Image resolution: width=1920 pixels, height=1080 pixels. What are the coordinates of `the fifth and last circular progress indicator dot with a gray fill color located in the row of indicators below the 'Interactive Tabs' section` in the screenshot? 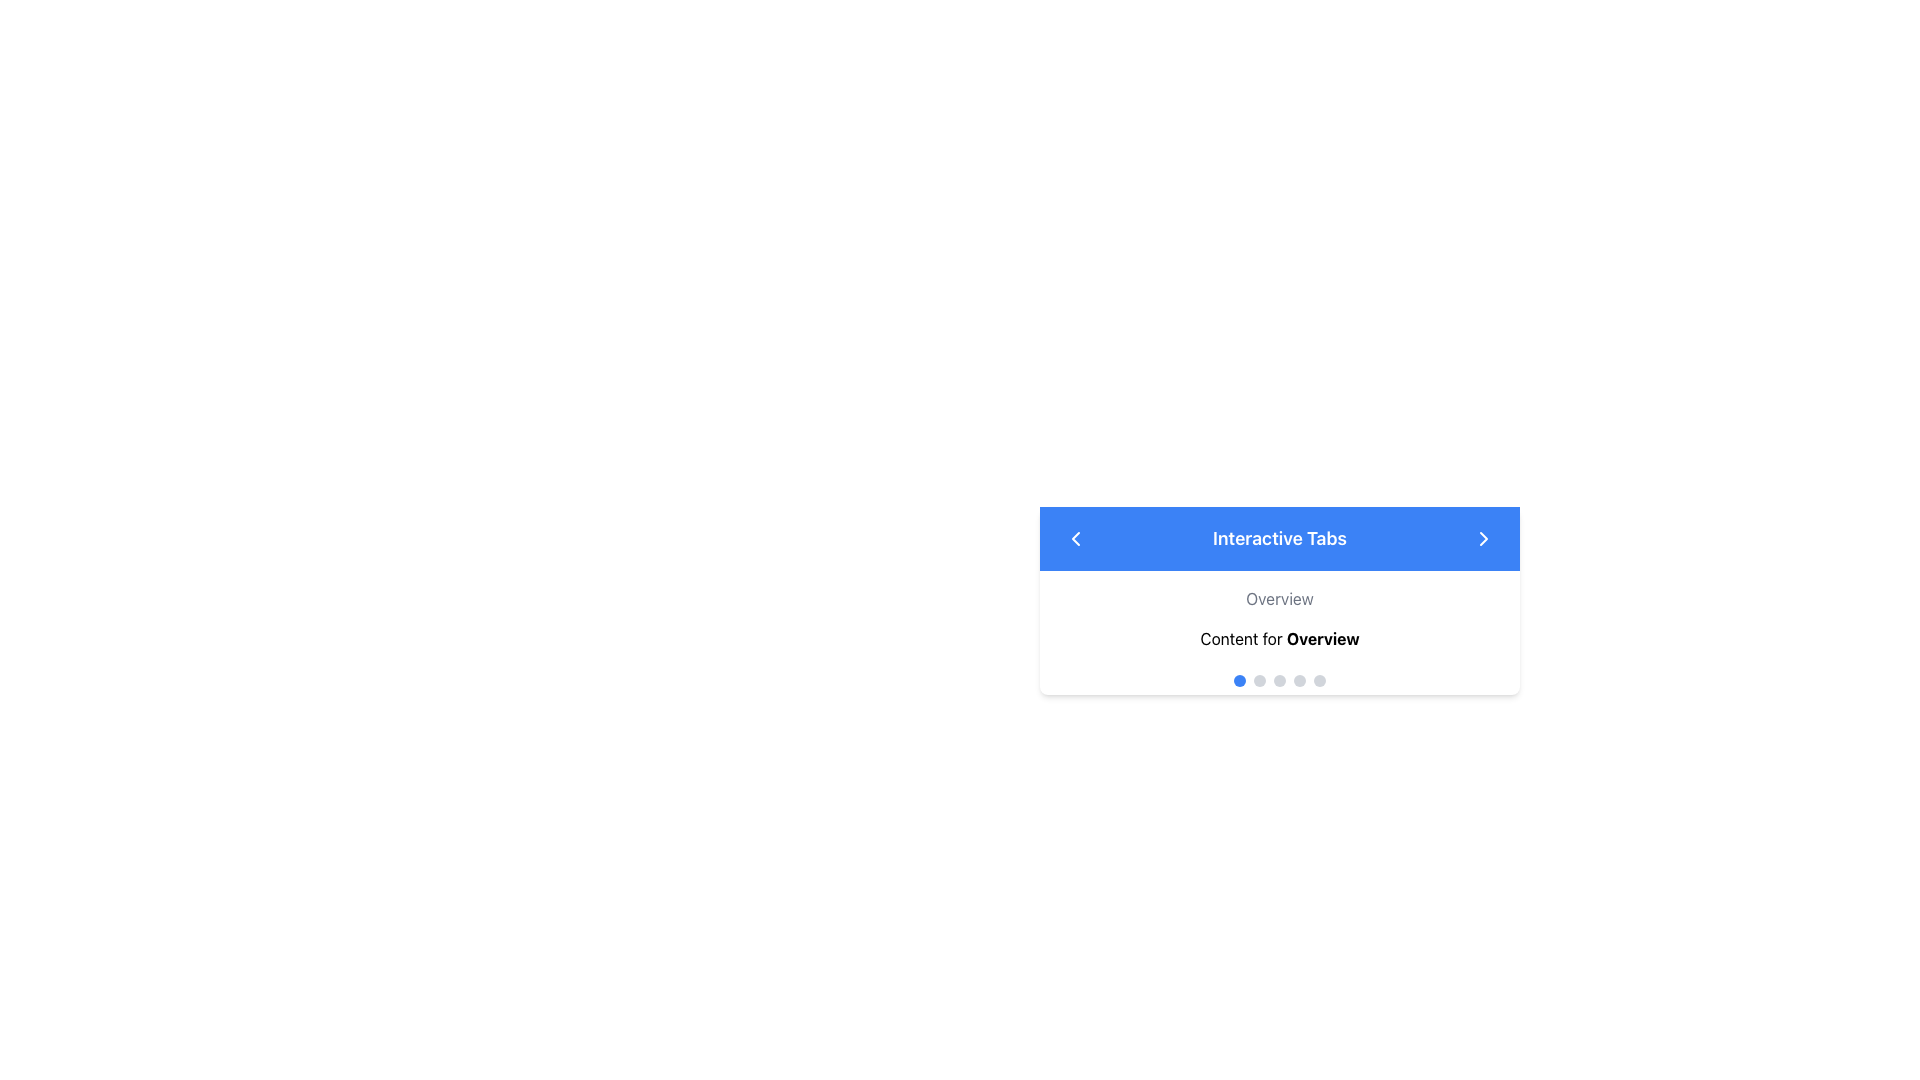 It's located at (1320, 680).